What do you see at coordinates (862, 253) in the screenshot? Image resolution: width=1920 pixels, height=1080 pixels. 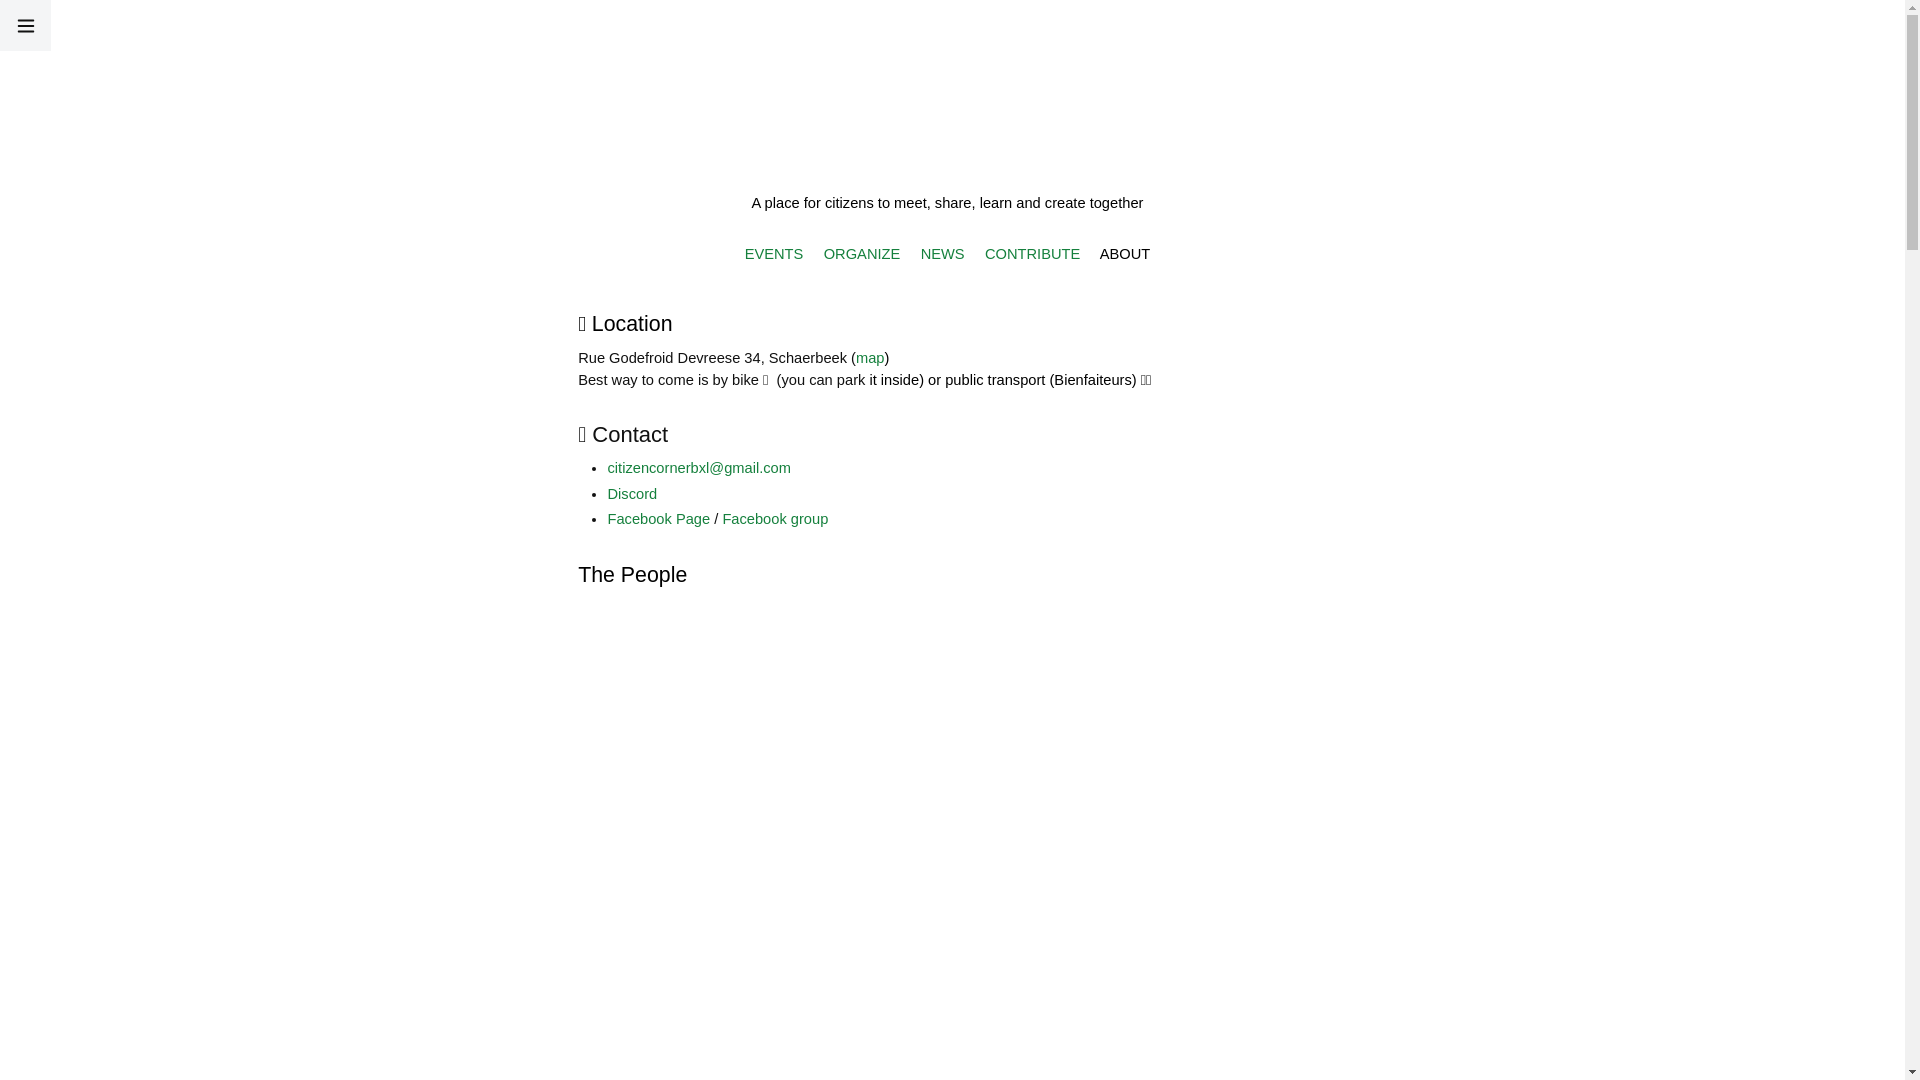 I see `'ORGANIZE'` at bounding box center [862, 253].